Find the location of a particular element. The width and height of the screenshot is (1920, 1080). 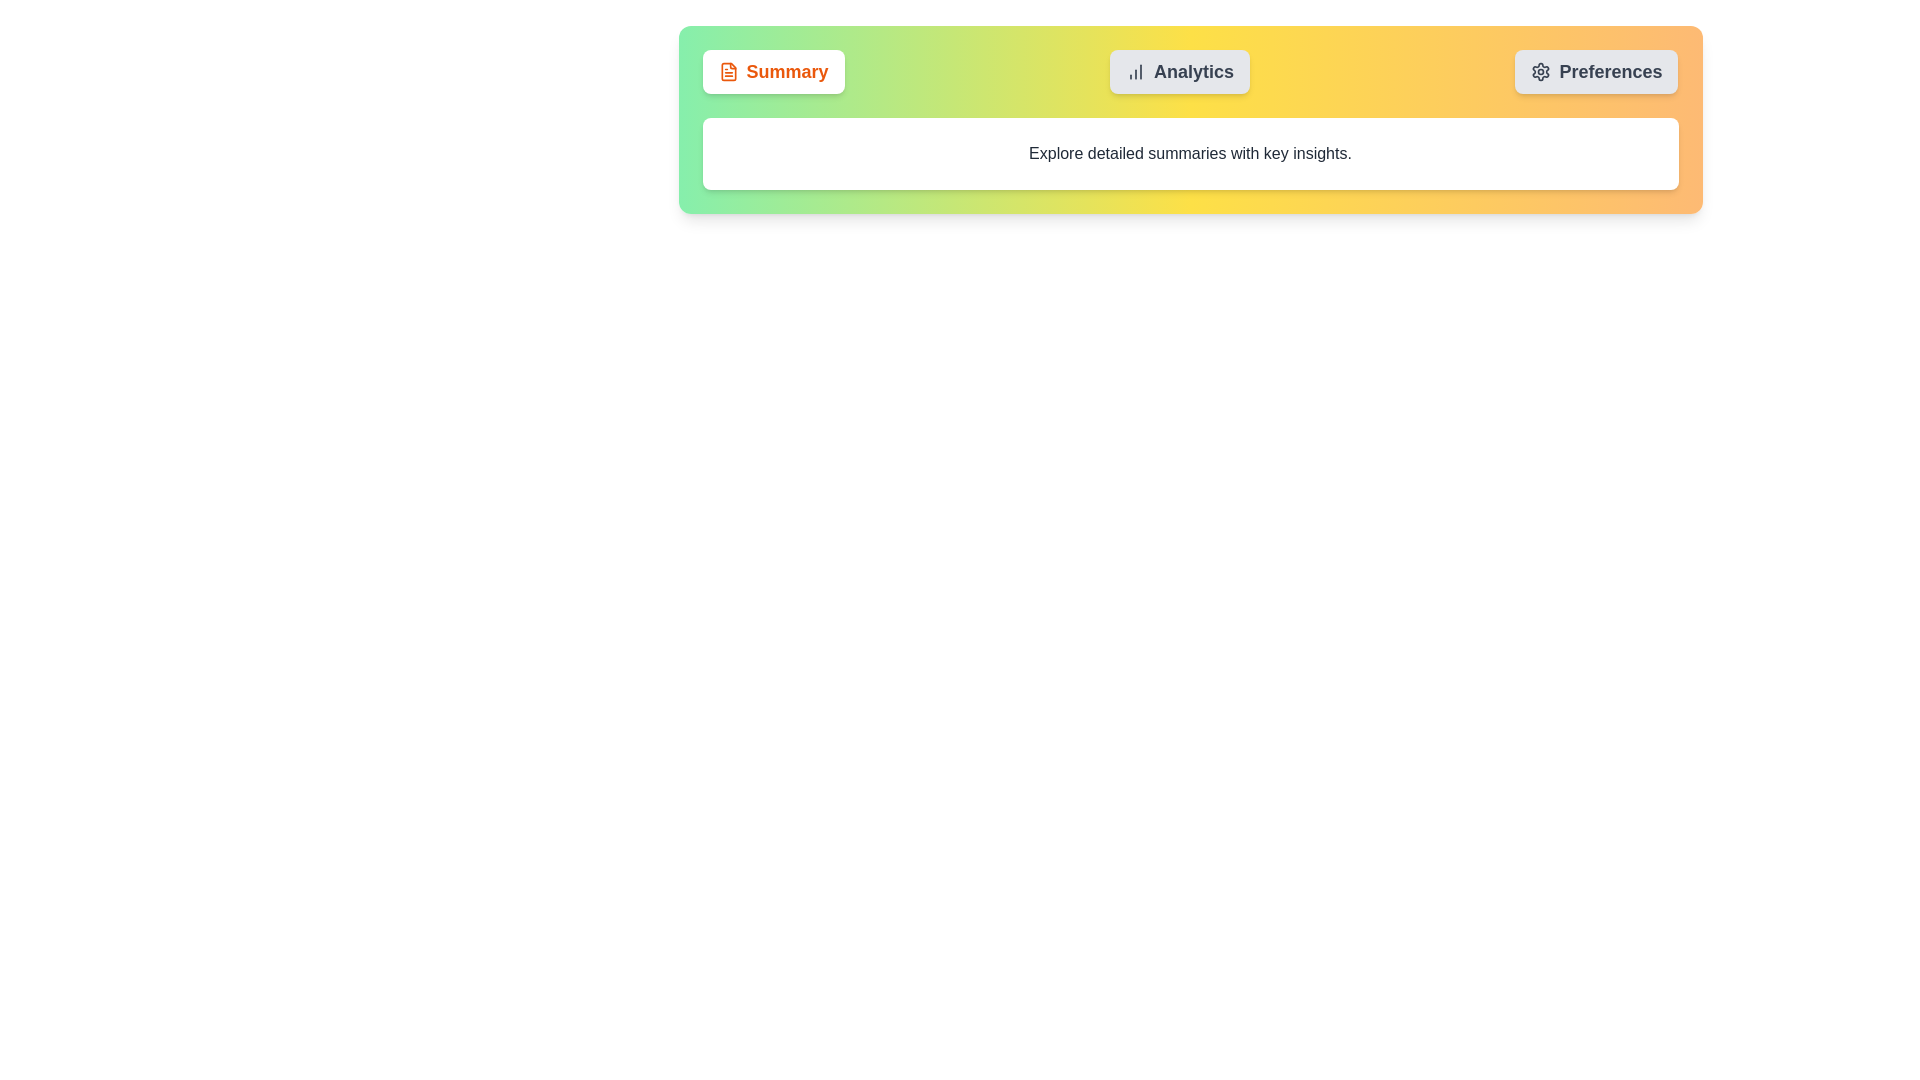

the gear icon located at the top right corner of the interface next to the 'Preferences' tab to trigger a tooltip or visual feedback is located at coordinates (1540, 71).